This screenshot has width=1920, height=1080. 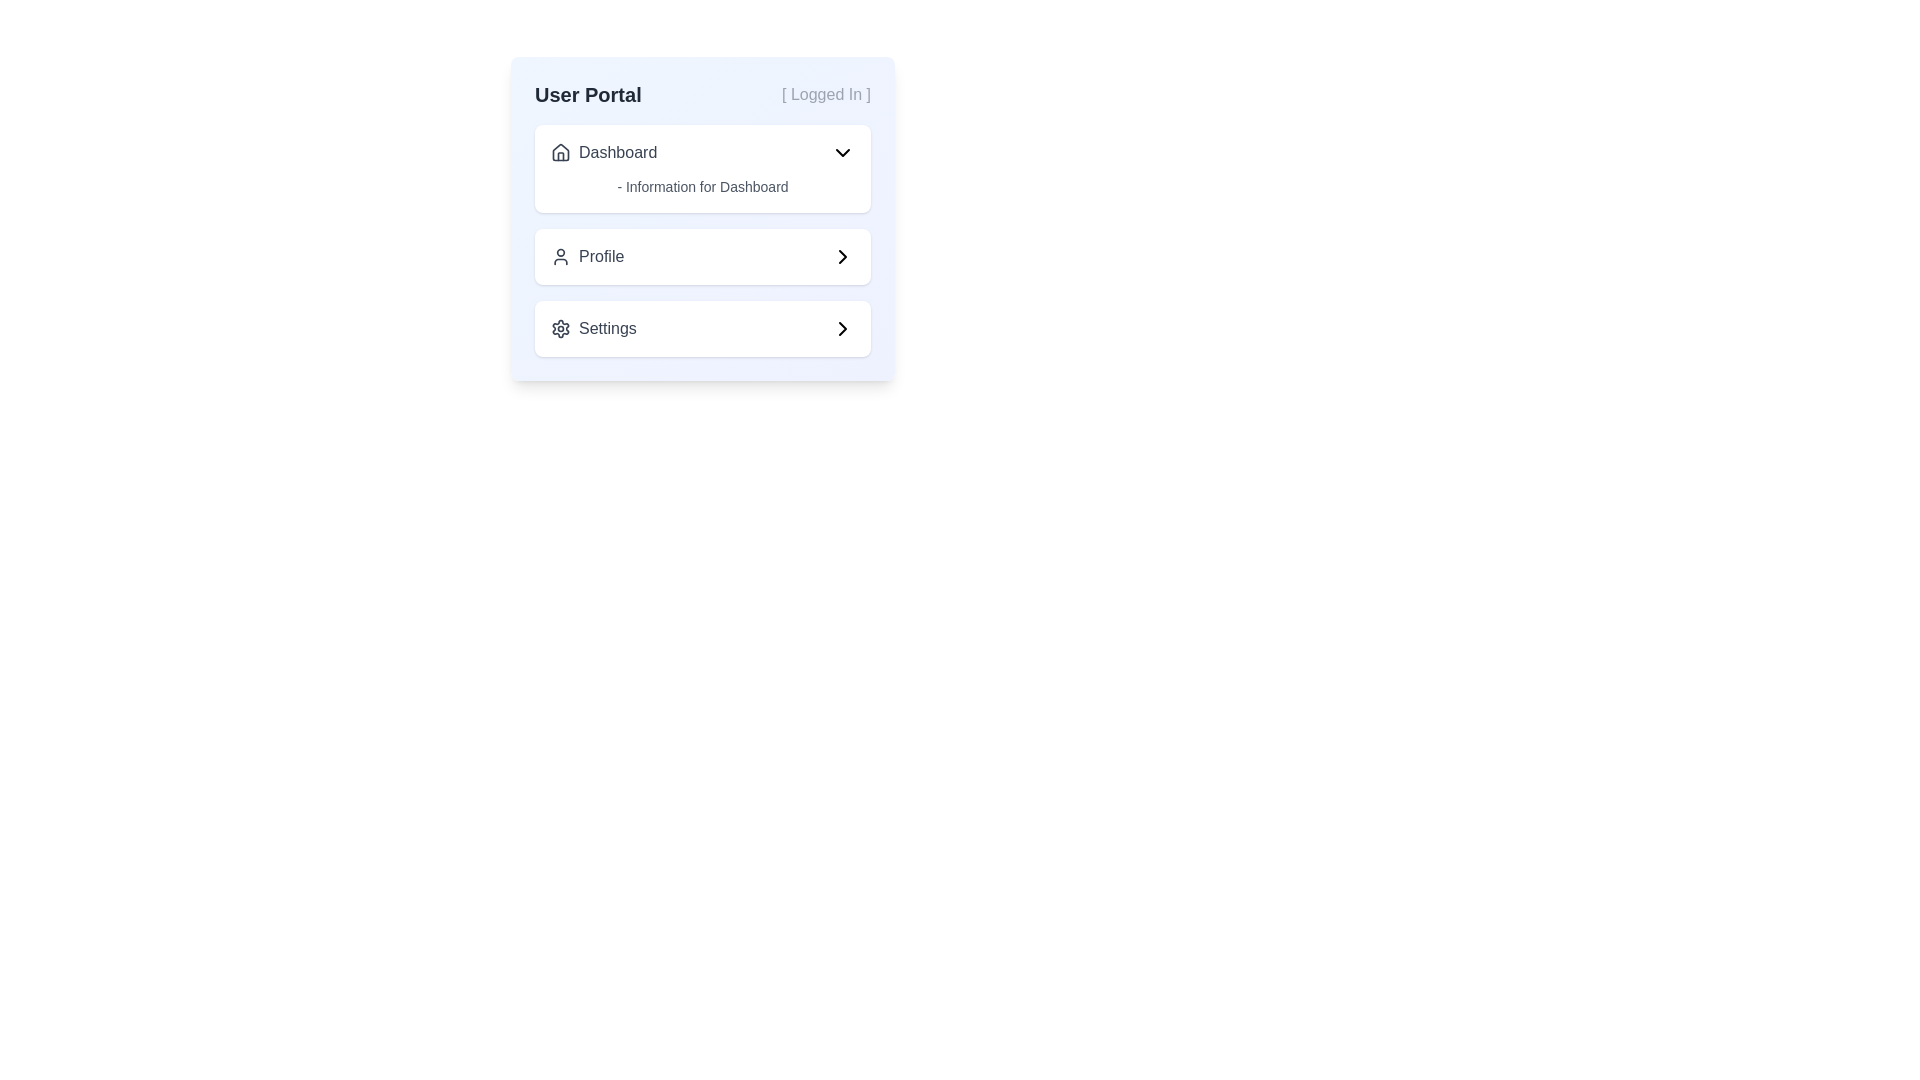 What do you see at coordinates (843, 256) in the screenshot?
I see `the navigational chevron icon located to the far-right of the Profile option in the User Portal` at bounding box center [843, 256].